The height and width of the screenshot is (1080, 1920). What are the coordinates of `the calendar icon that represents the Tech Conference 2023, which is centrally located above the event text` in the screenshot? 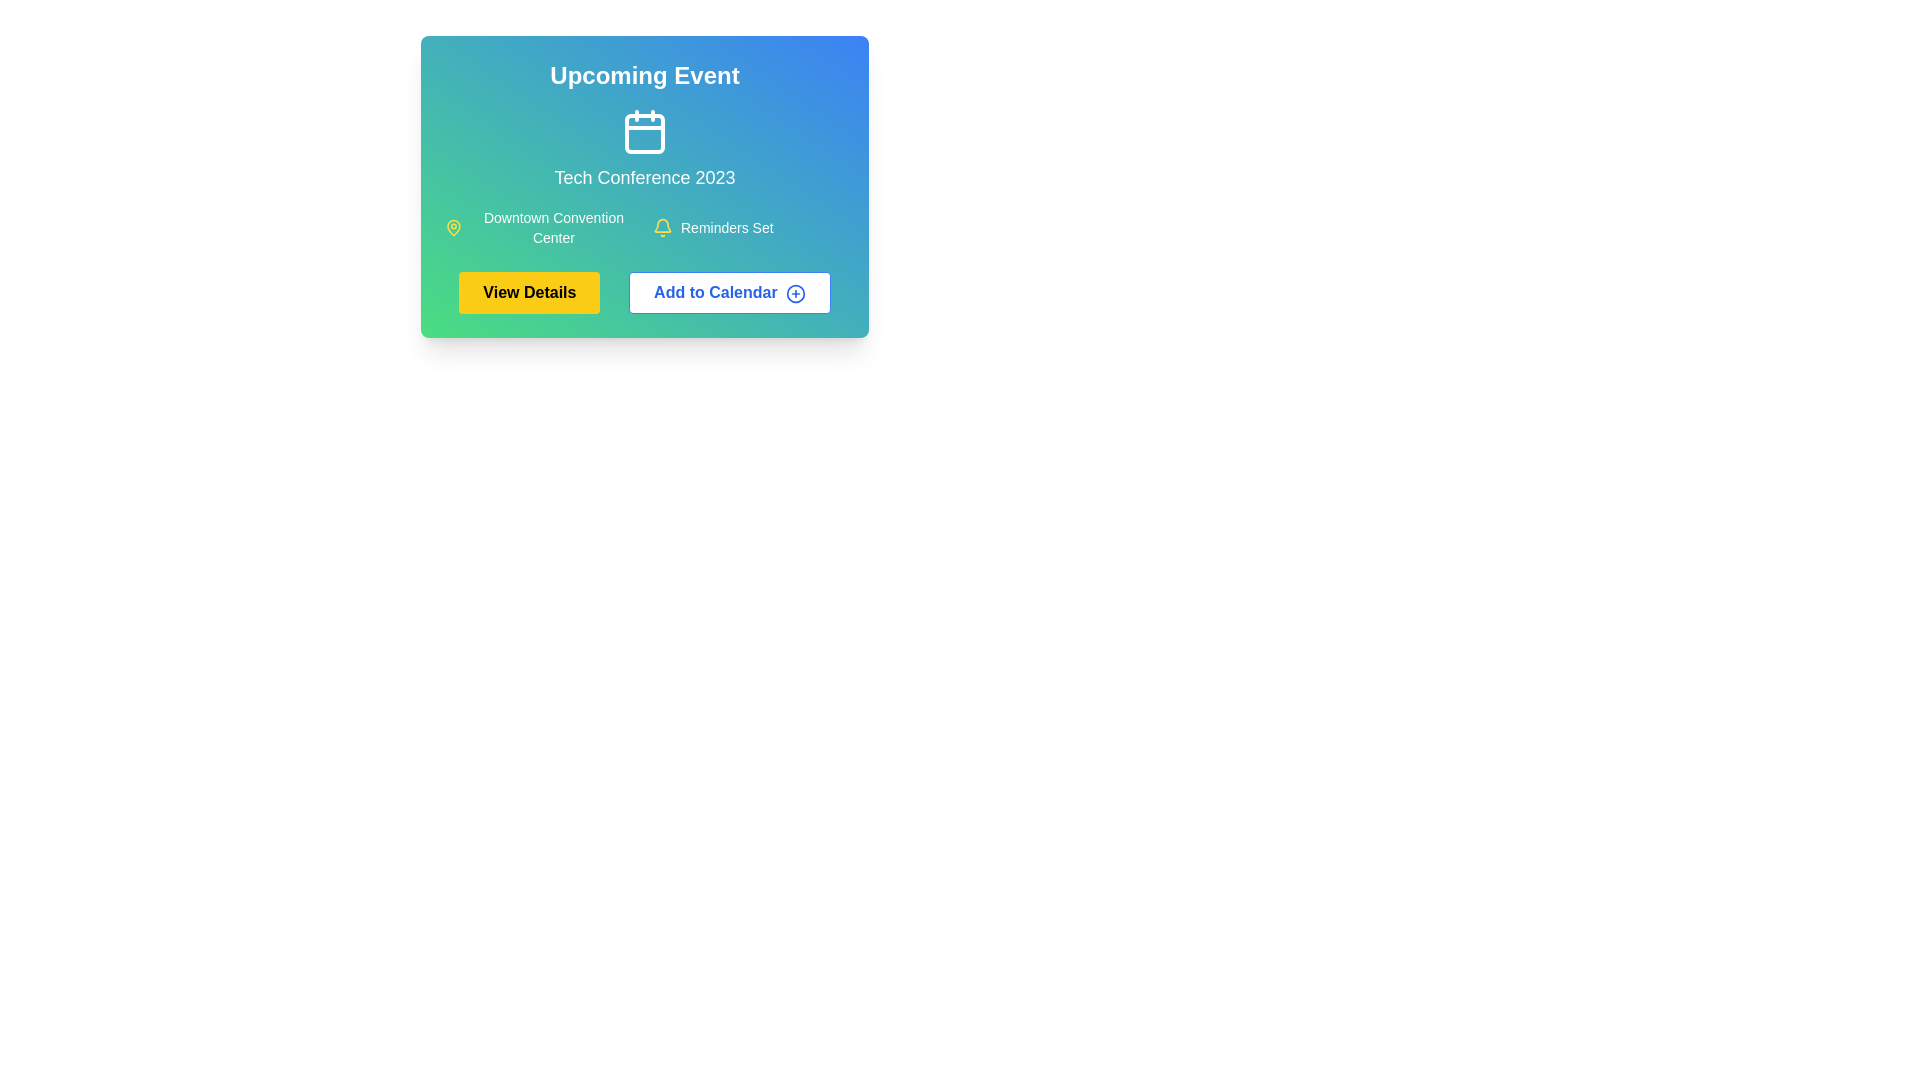 It's located at (644, 131).